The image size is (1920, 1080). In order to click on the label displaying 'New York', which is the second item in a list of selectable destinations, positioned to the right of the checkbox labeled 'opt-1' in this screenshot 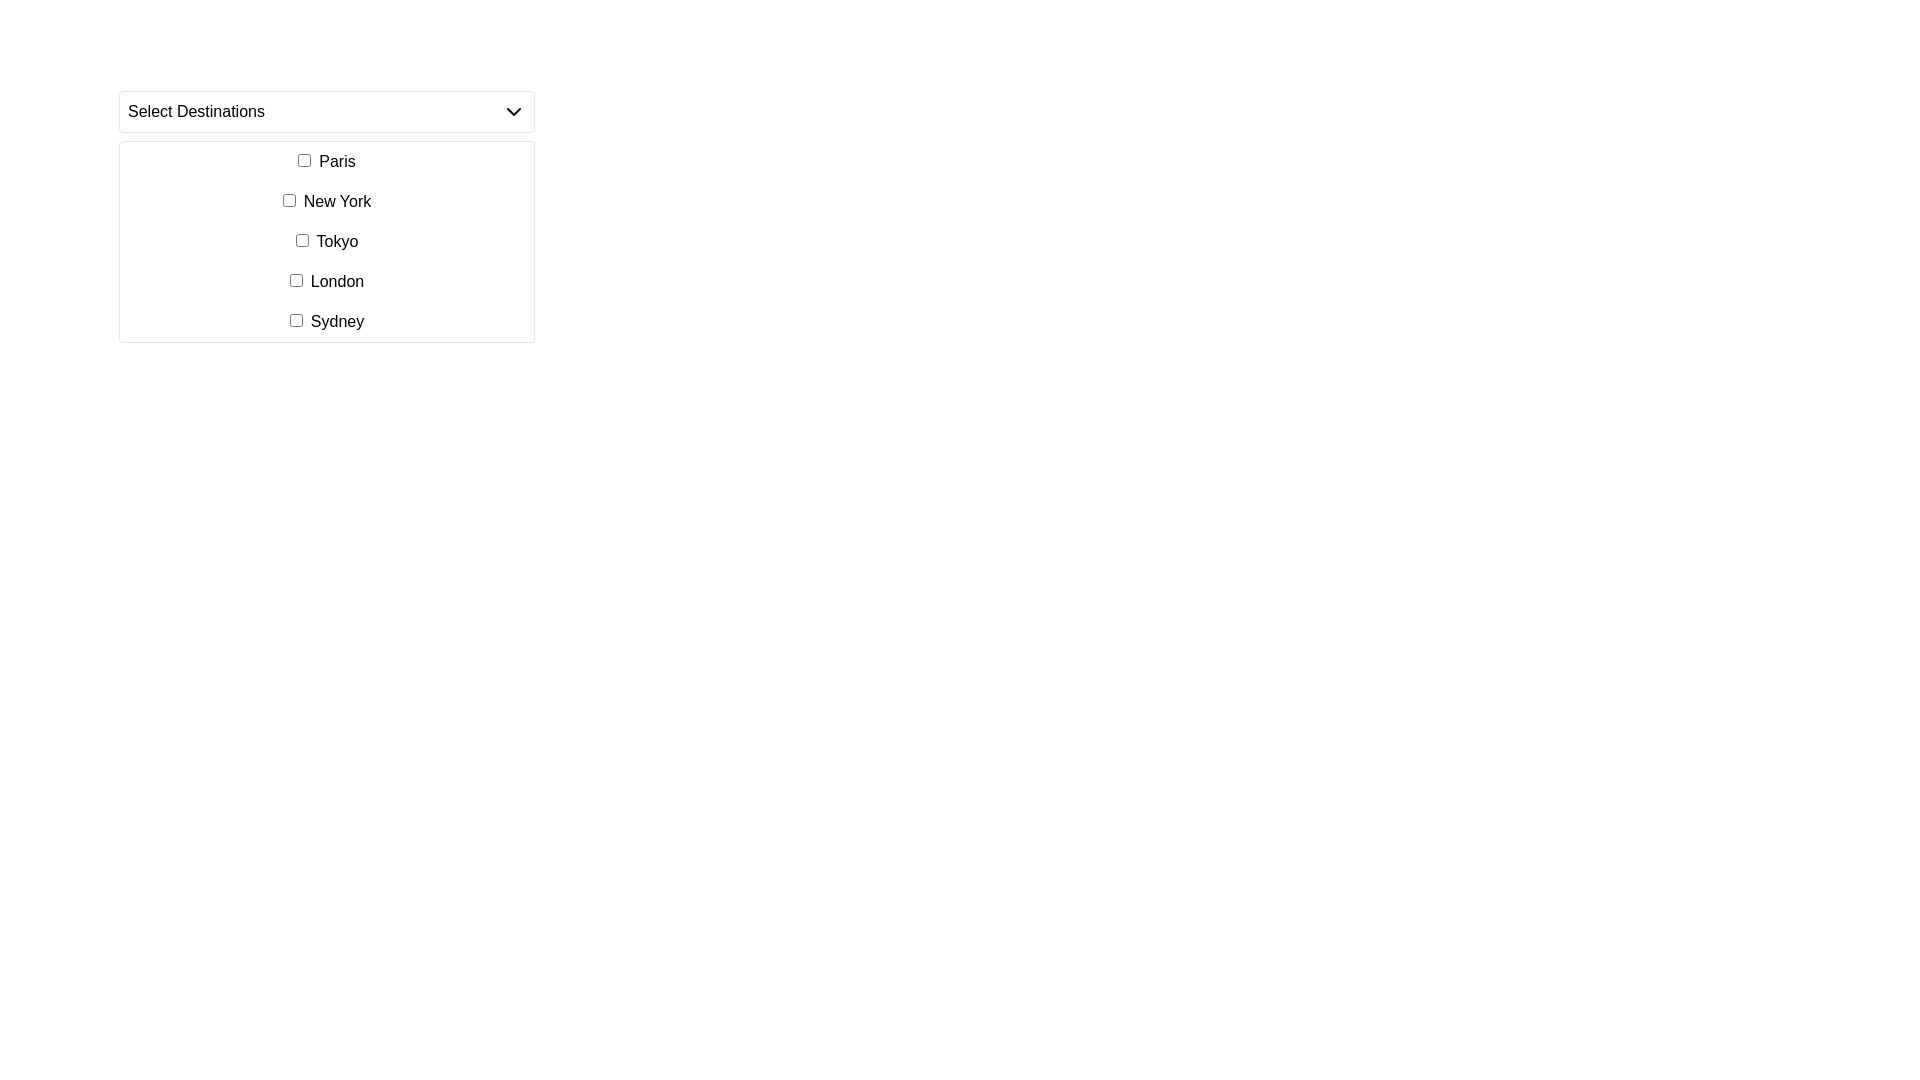, I will do `click(337, 201)`.